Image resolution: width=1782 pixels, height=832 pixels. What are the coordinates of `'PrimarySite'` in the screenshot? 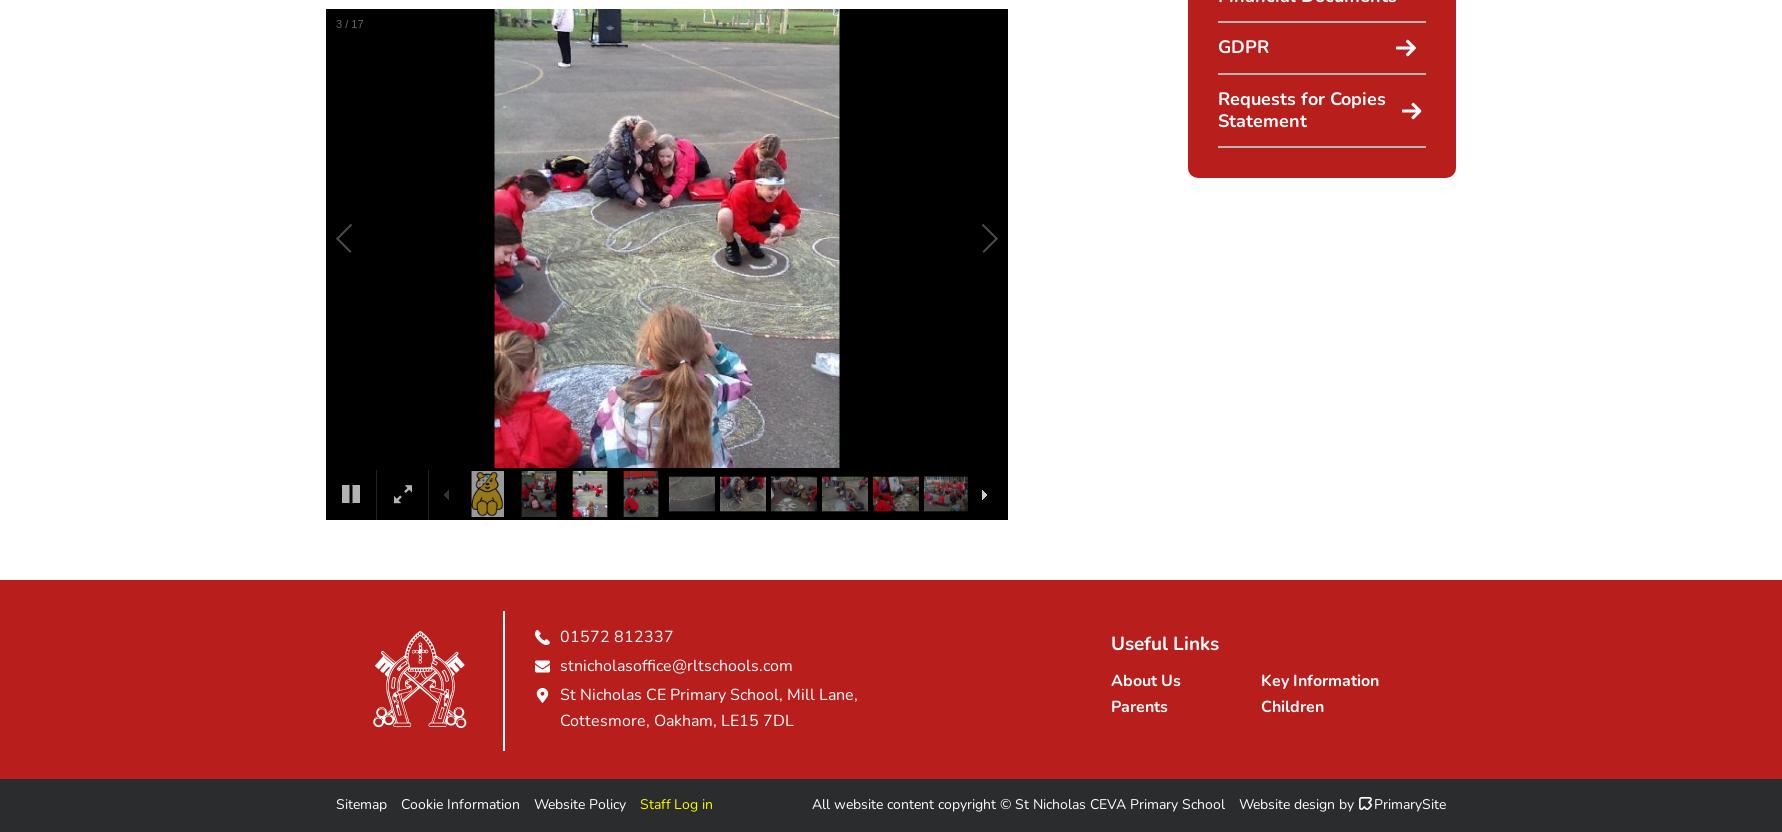 It's located at (1408, 803).